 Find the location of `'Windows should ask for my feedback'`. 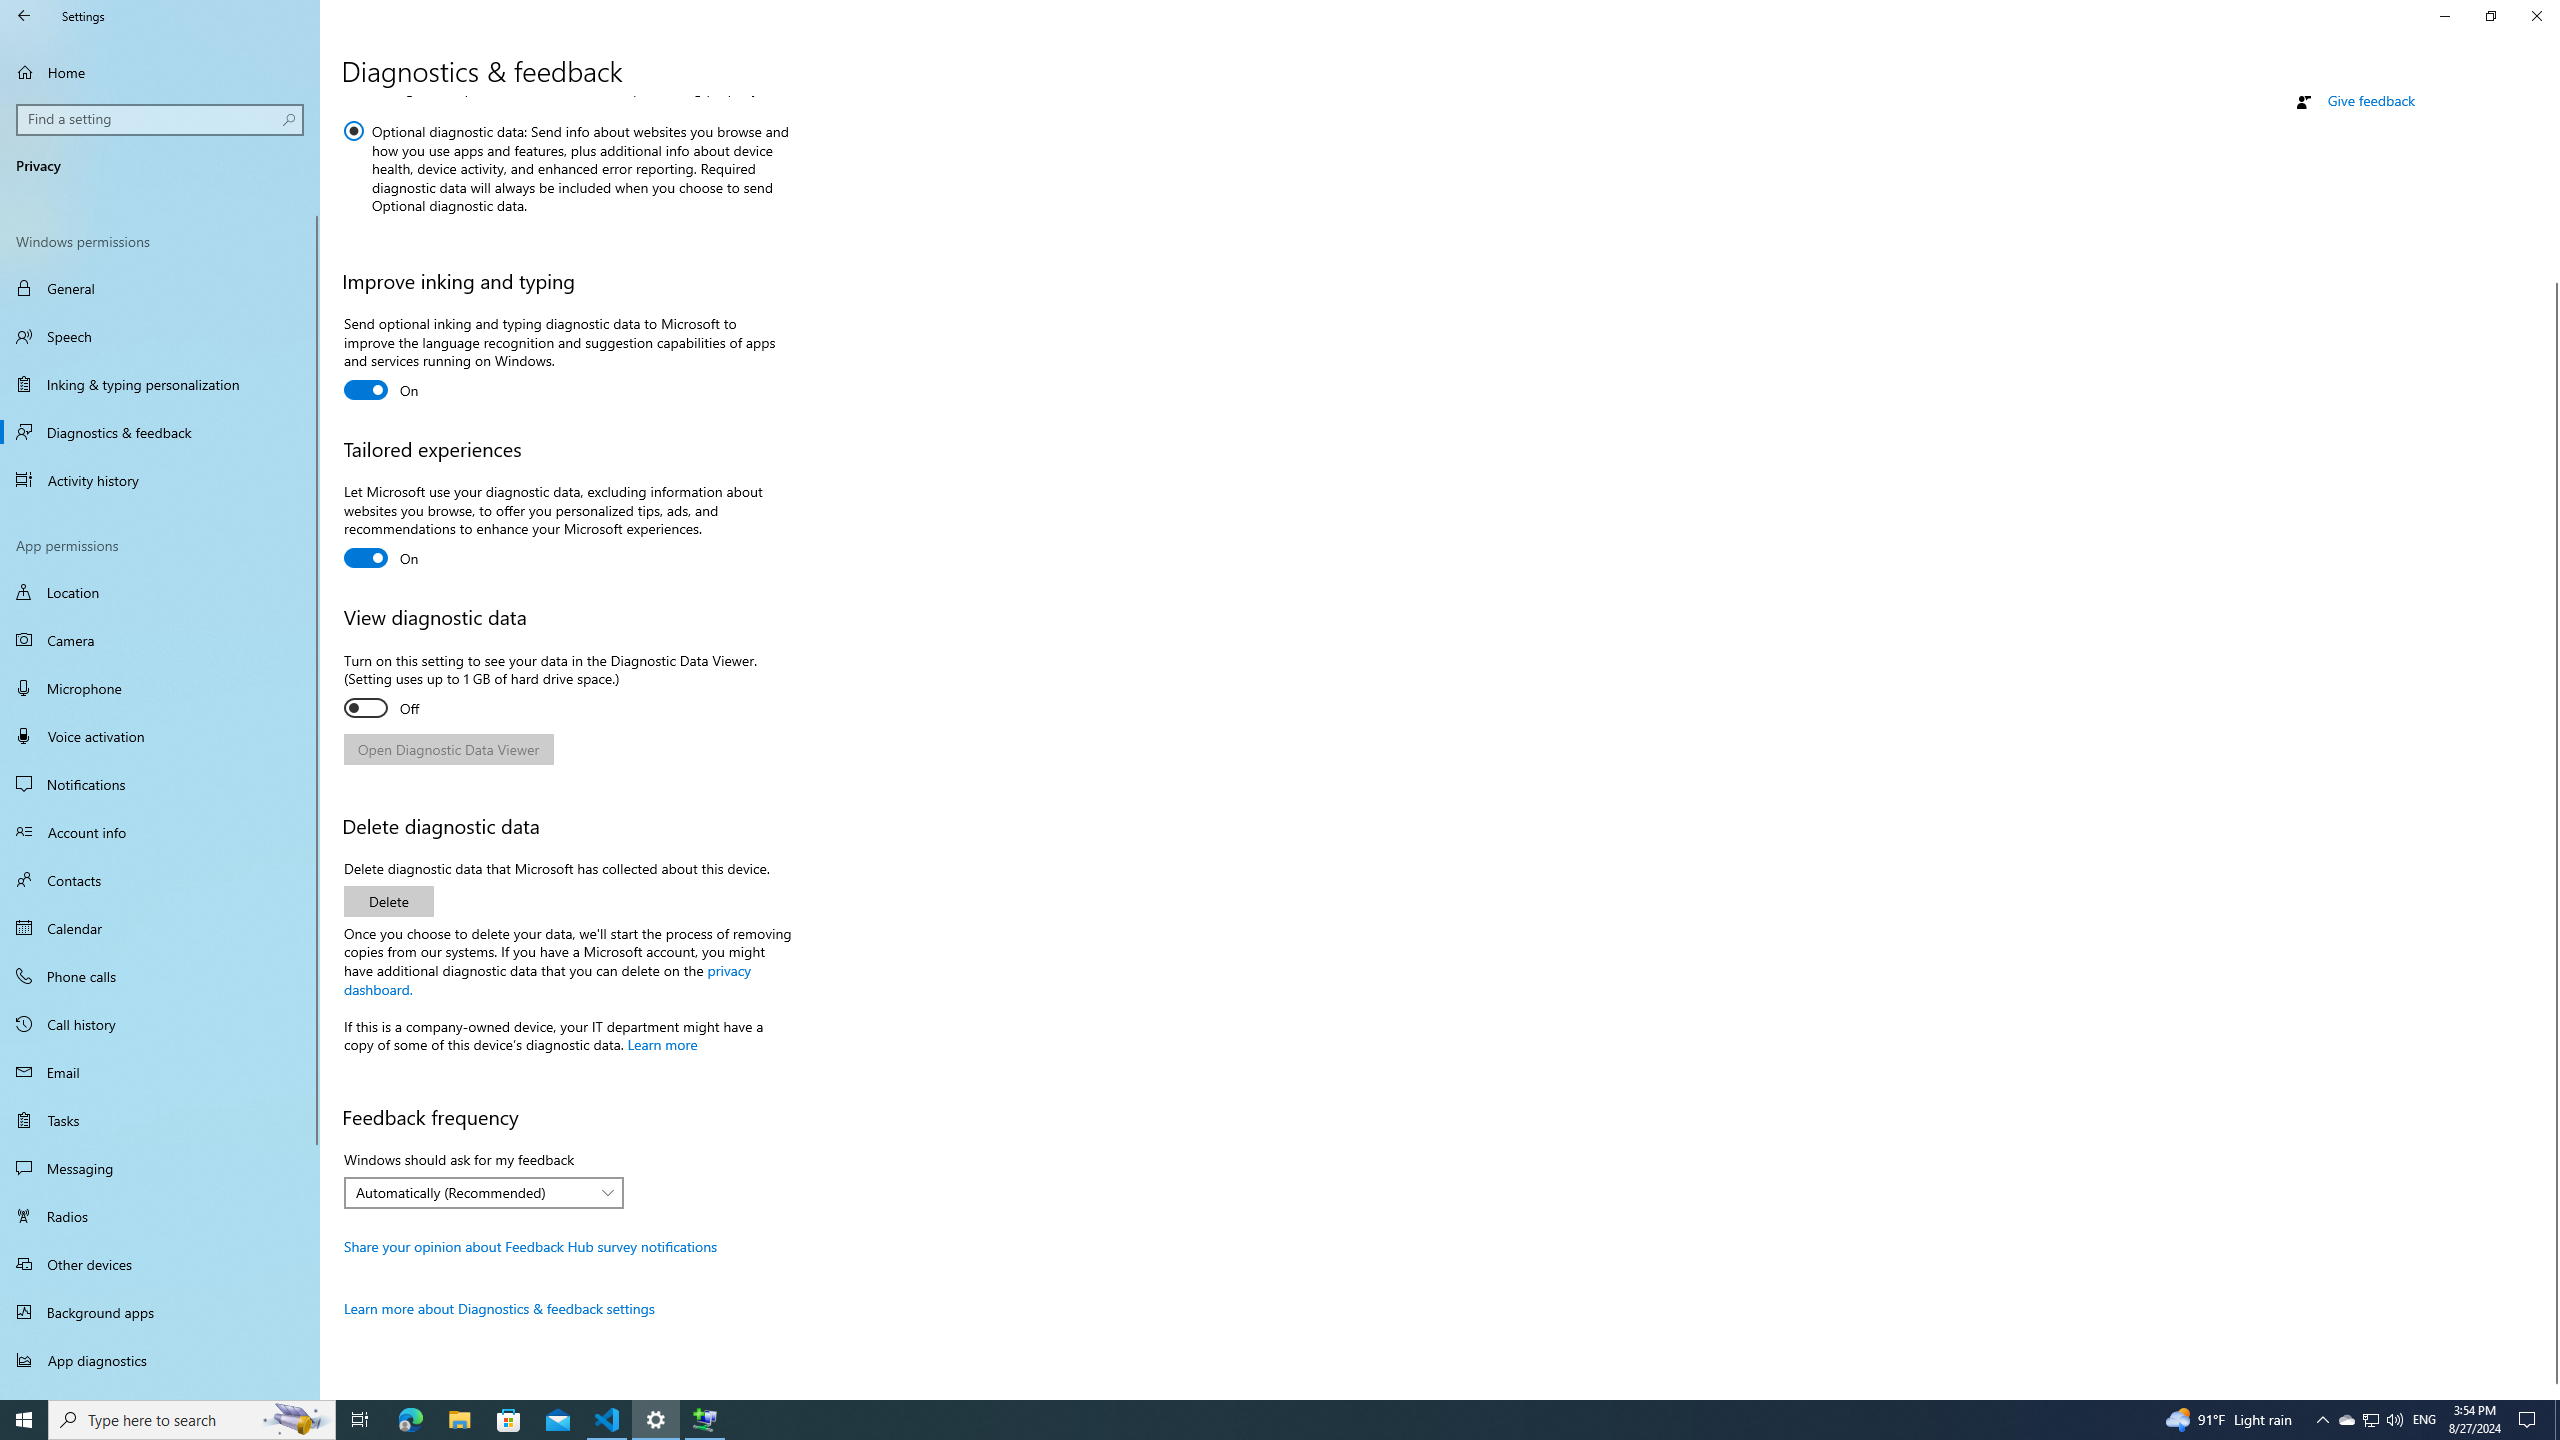

'Windows should ask for my feedback' is located at coordinates (482, 1192).